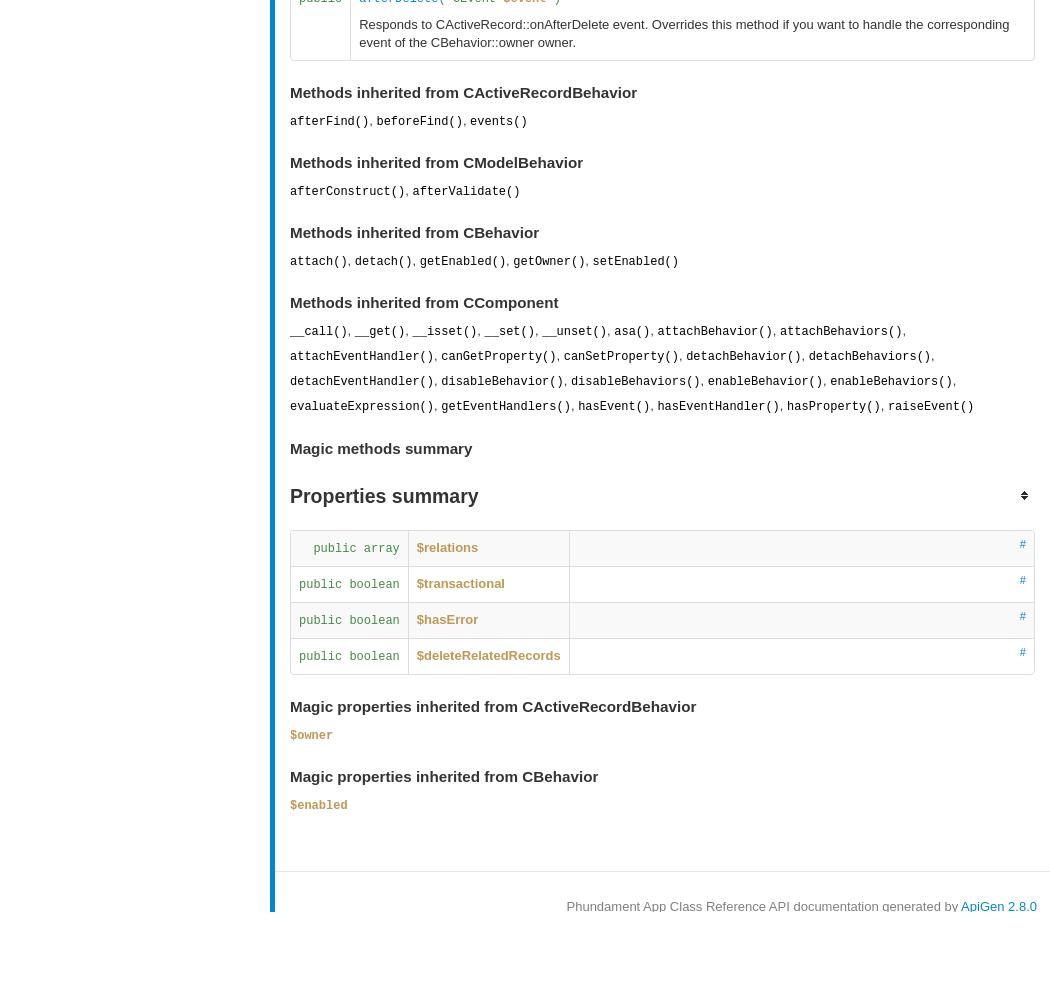 This screenshot has height=1000, width=1050. Describe the element at coordinates (504, 407) in the screenshot. I see `'getEventHandlers()'` at that location.